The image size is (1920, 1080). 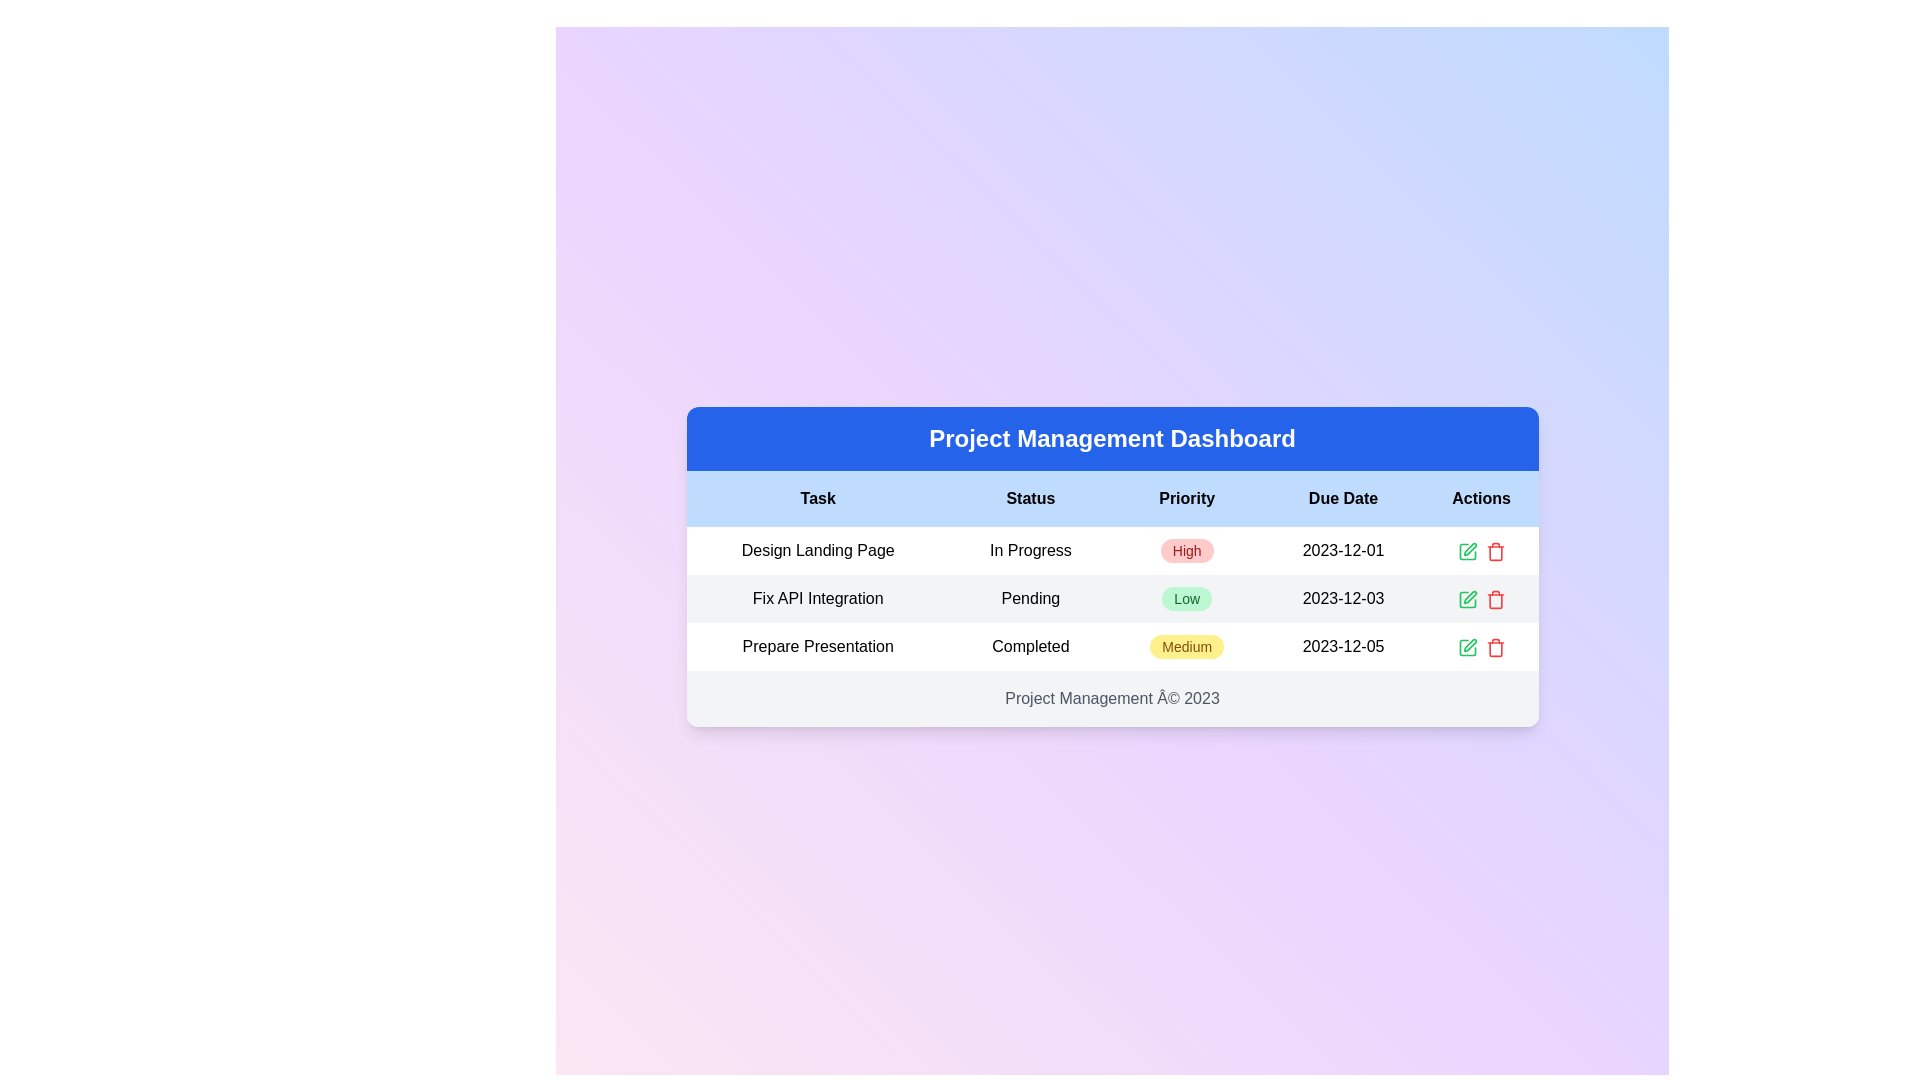 What do you see at coordinates (1343, 497) in the screenshot?
I see `the 'Due Date' label, which is the fourth column header in the table header, centered on a light blue background and aligned with 'Task', 'Priority', and 'Actions'` at bounding box center [1343, 497].